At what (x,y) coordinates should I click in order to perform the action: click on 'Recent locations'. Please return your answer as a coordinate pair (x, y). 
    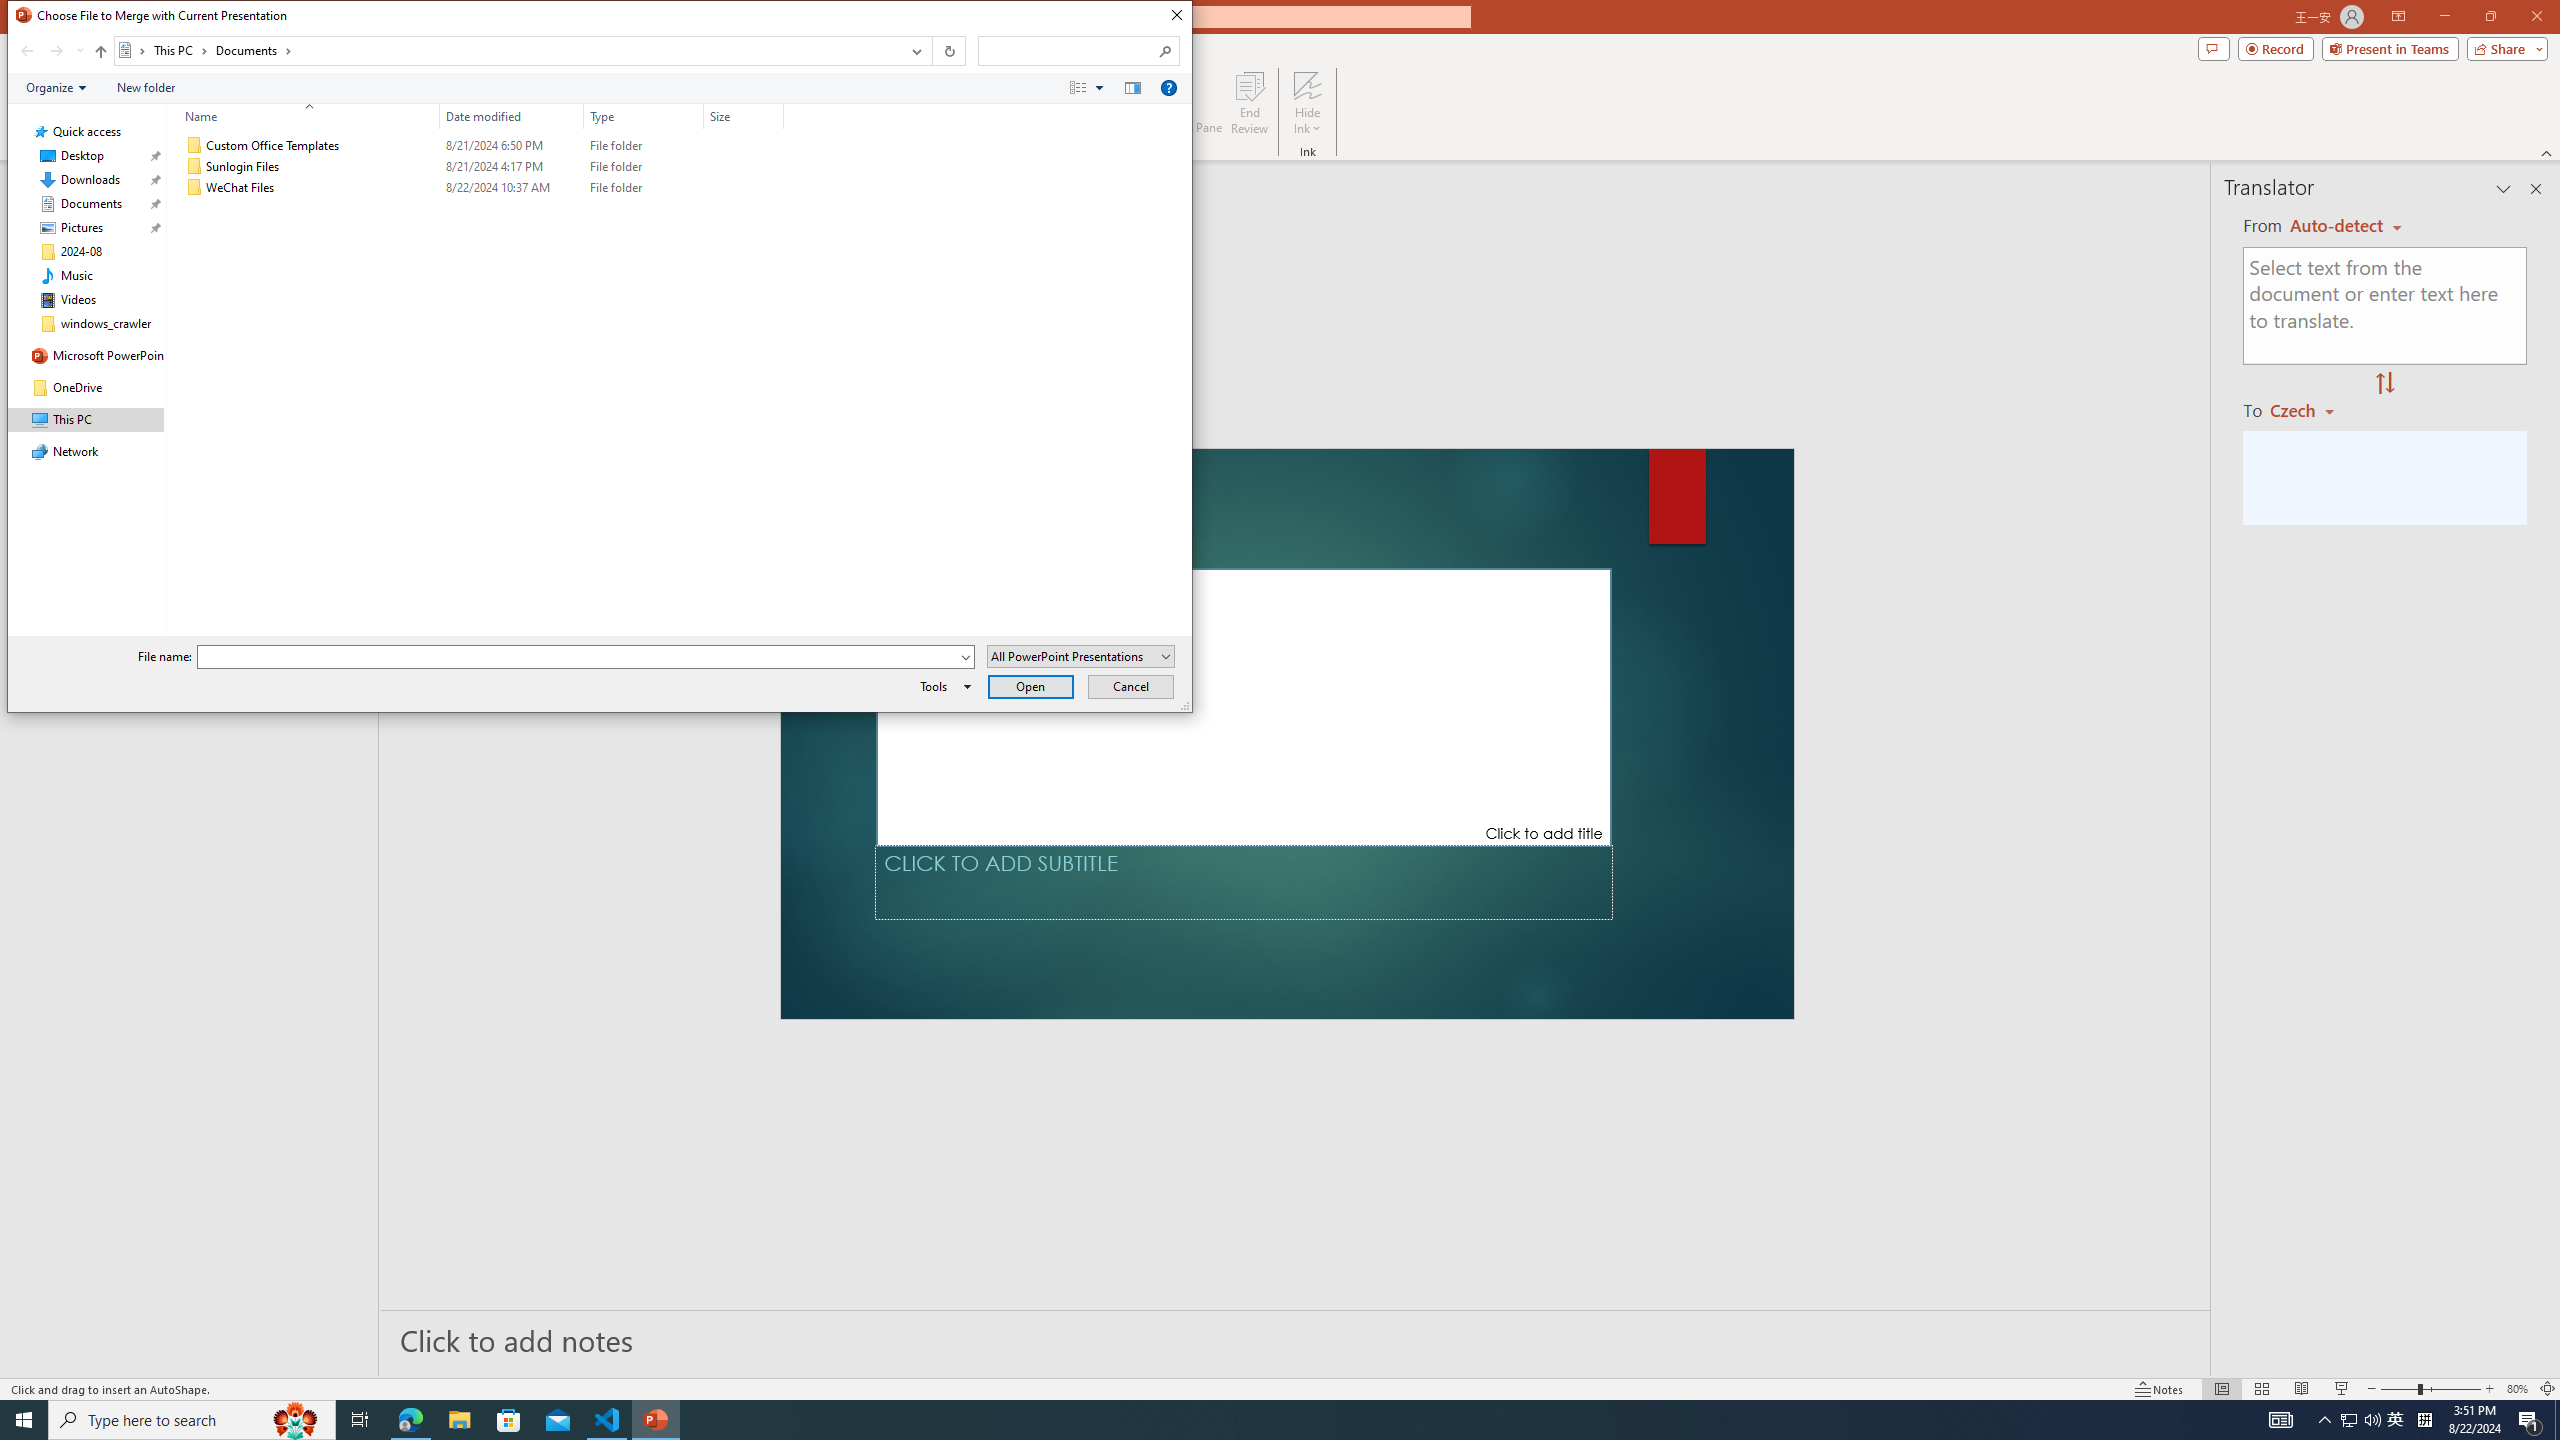
    Looking at the image, I should click on (78, 50).